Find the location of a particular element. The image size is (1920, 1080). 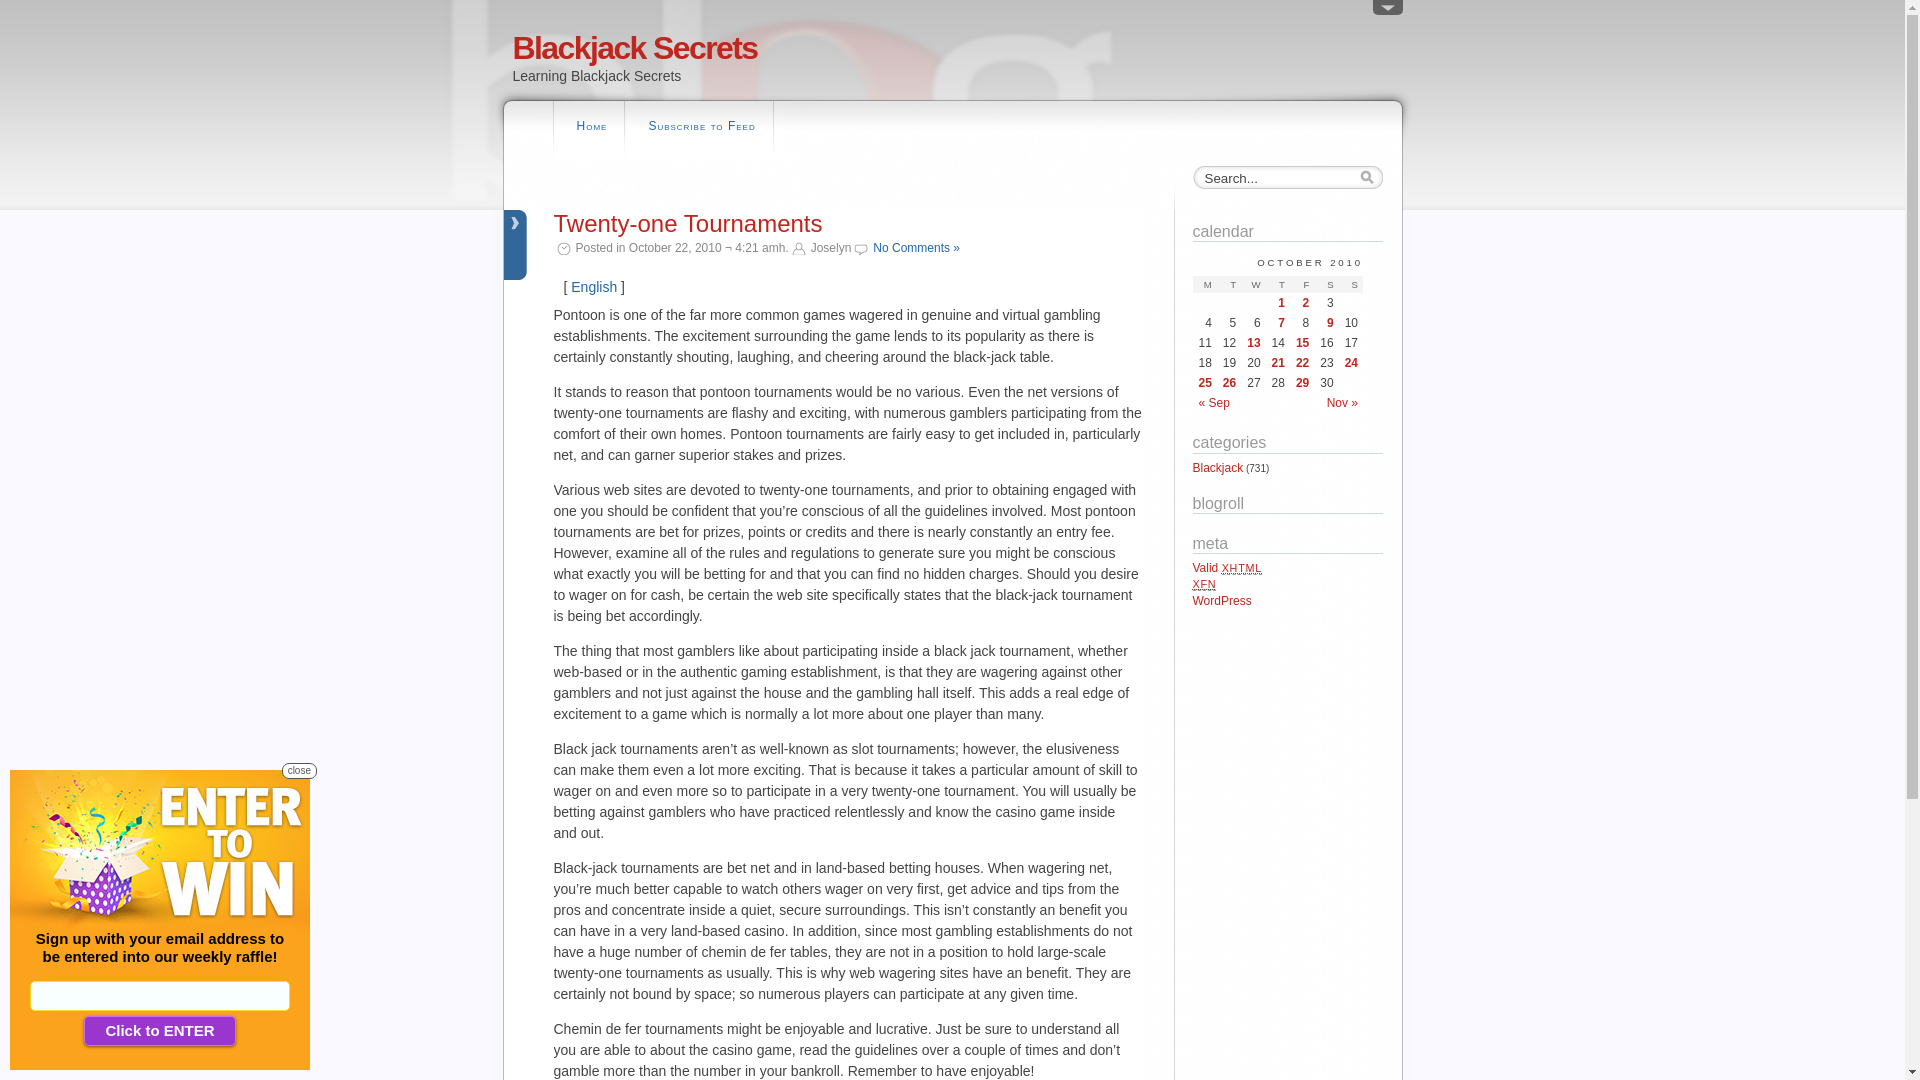

'26' is located at coordinates (1228, 382).